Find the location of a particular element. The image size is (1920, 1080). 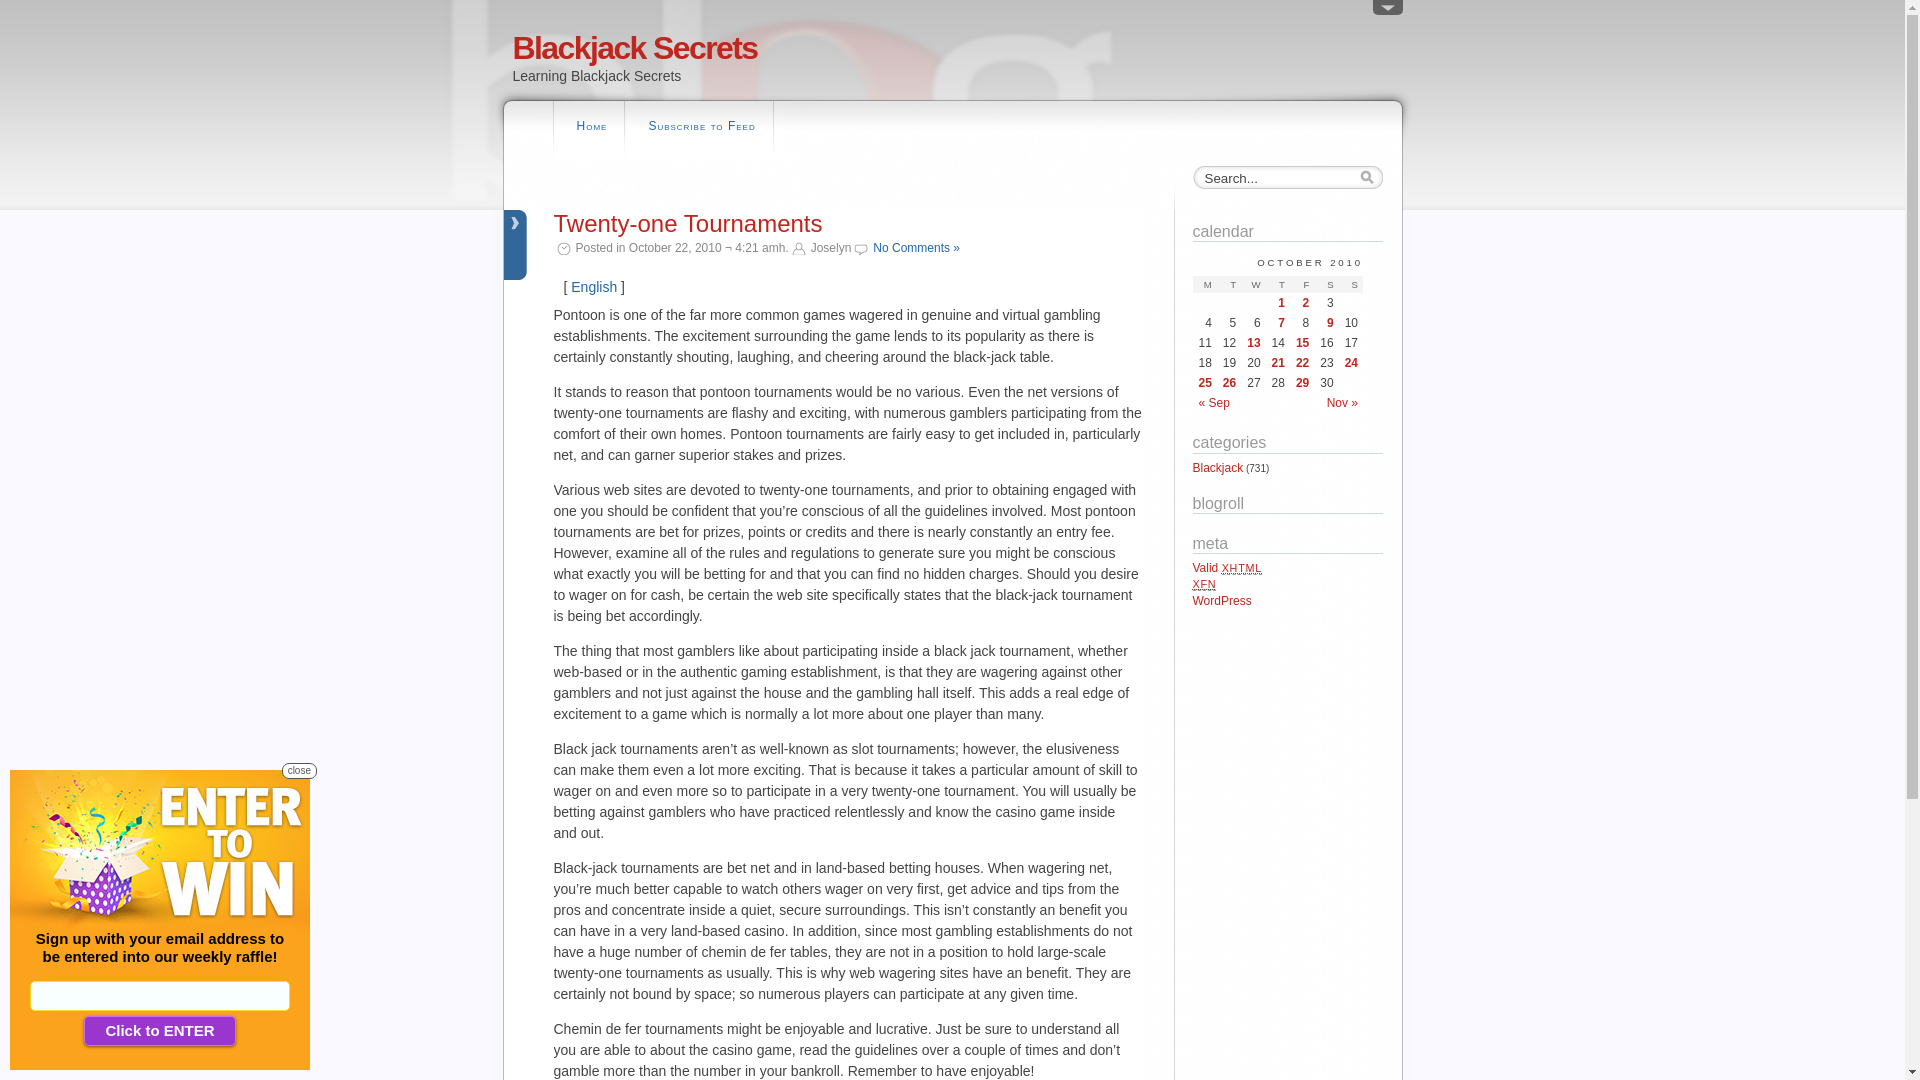

'26' is located at coordinates (1228, 382).